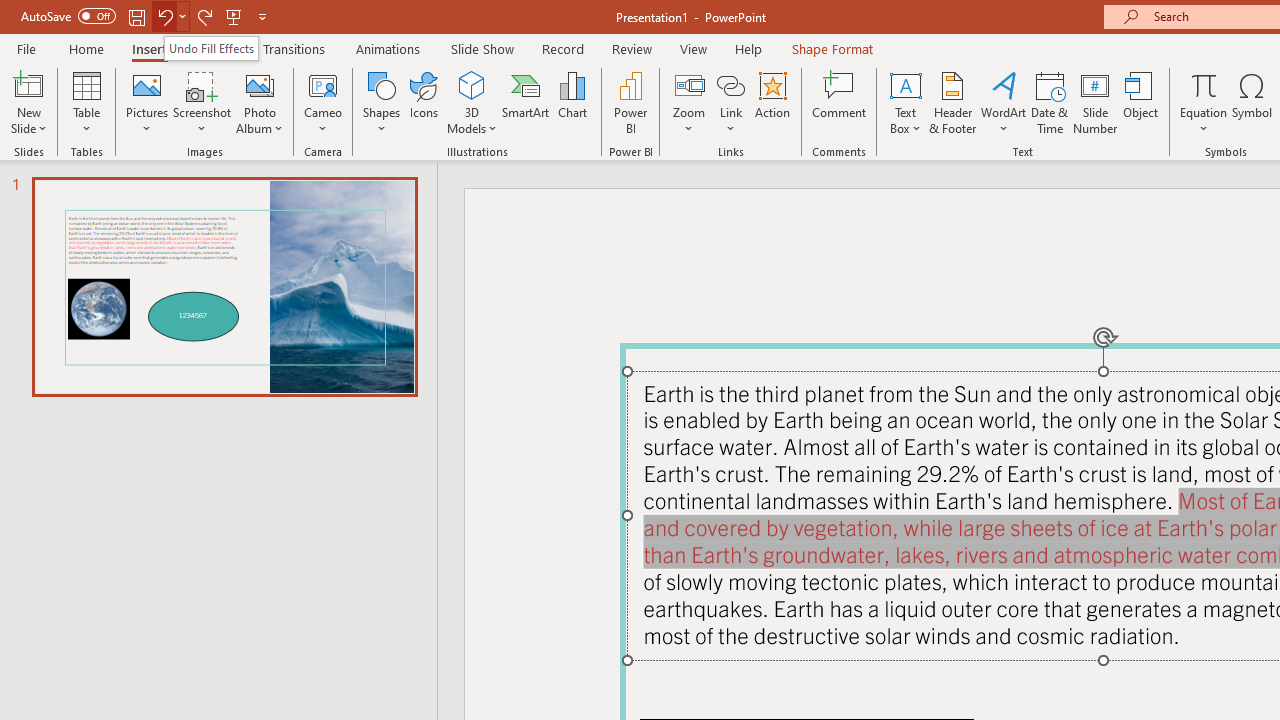 The width and height of the screenshot is (1280, 720). I want to click on 'Slide Number', so click(1094, 103).